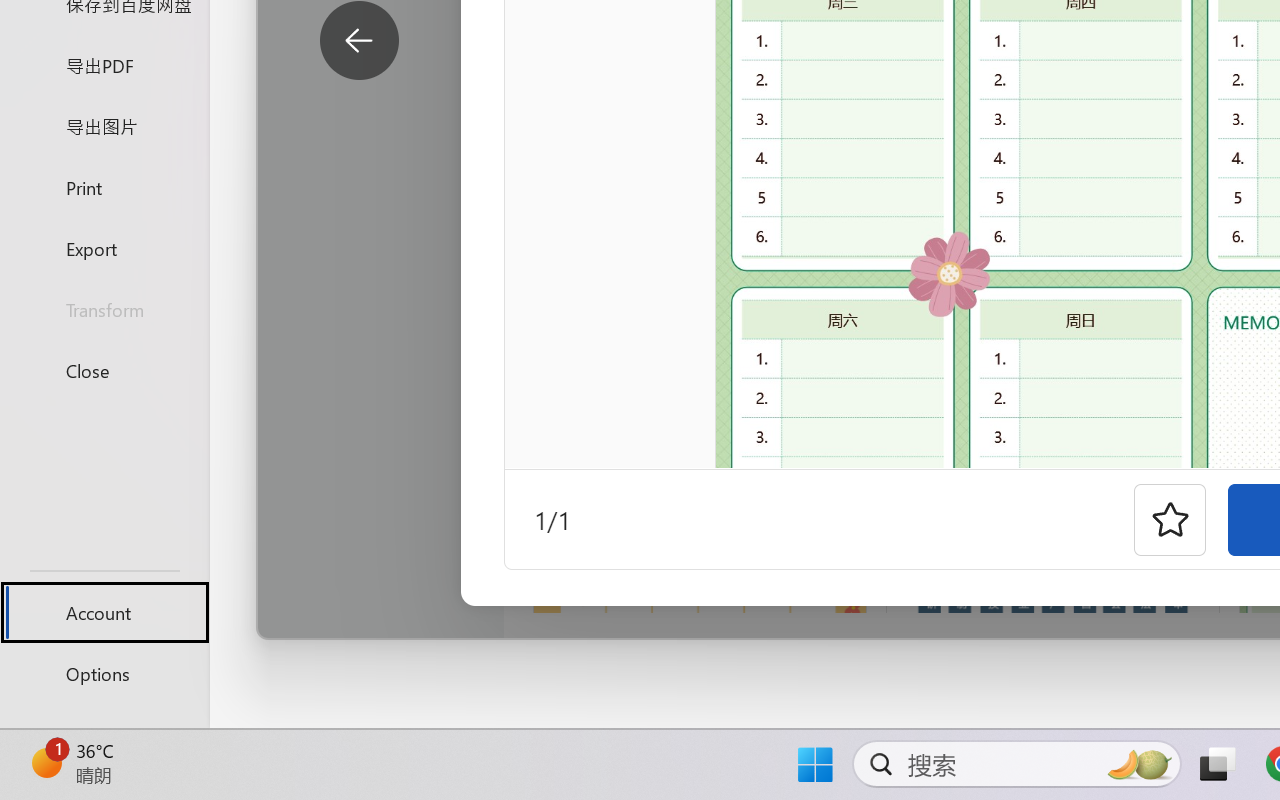  I want to click on 'Account', so click(103, 612).